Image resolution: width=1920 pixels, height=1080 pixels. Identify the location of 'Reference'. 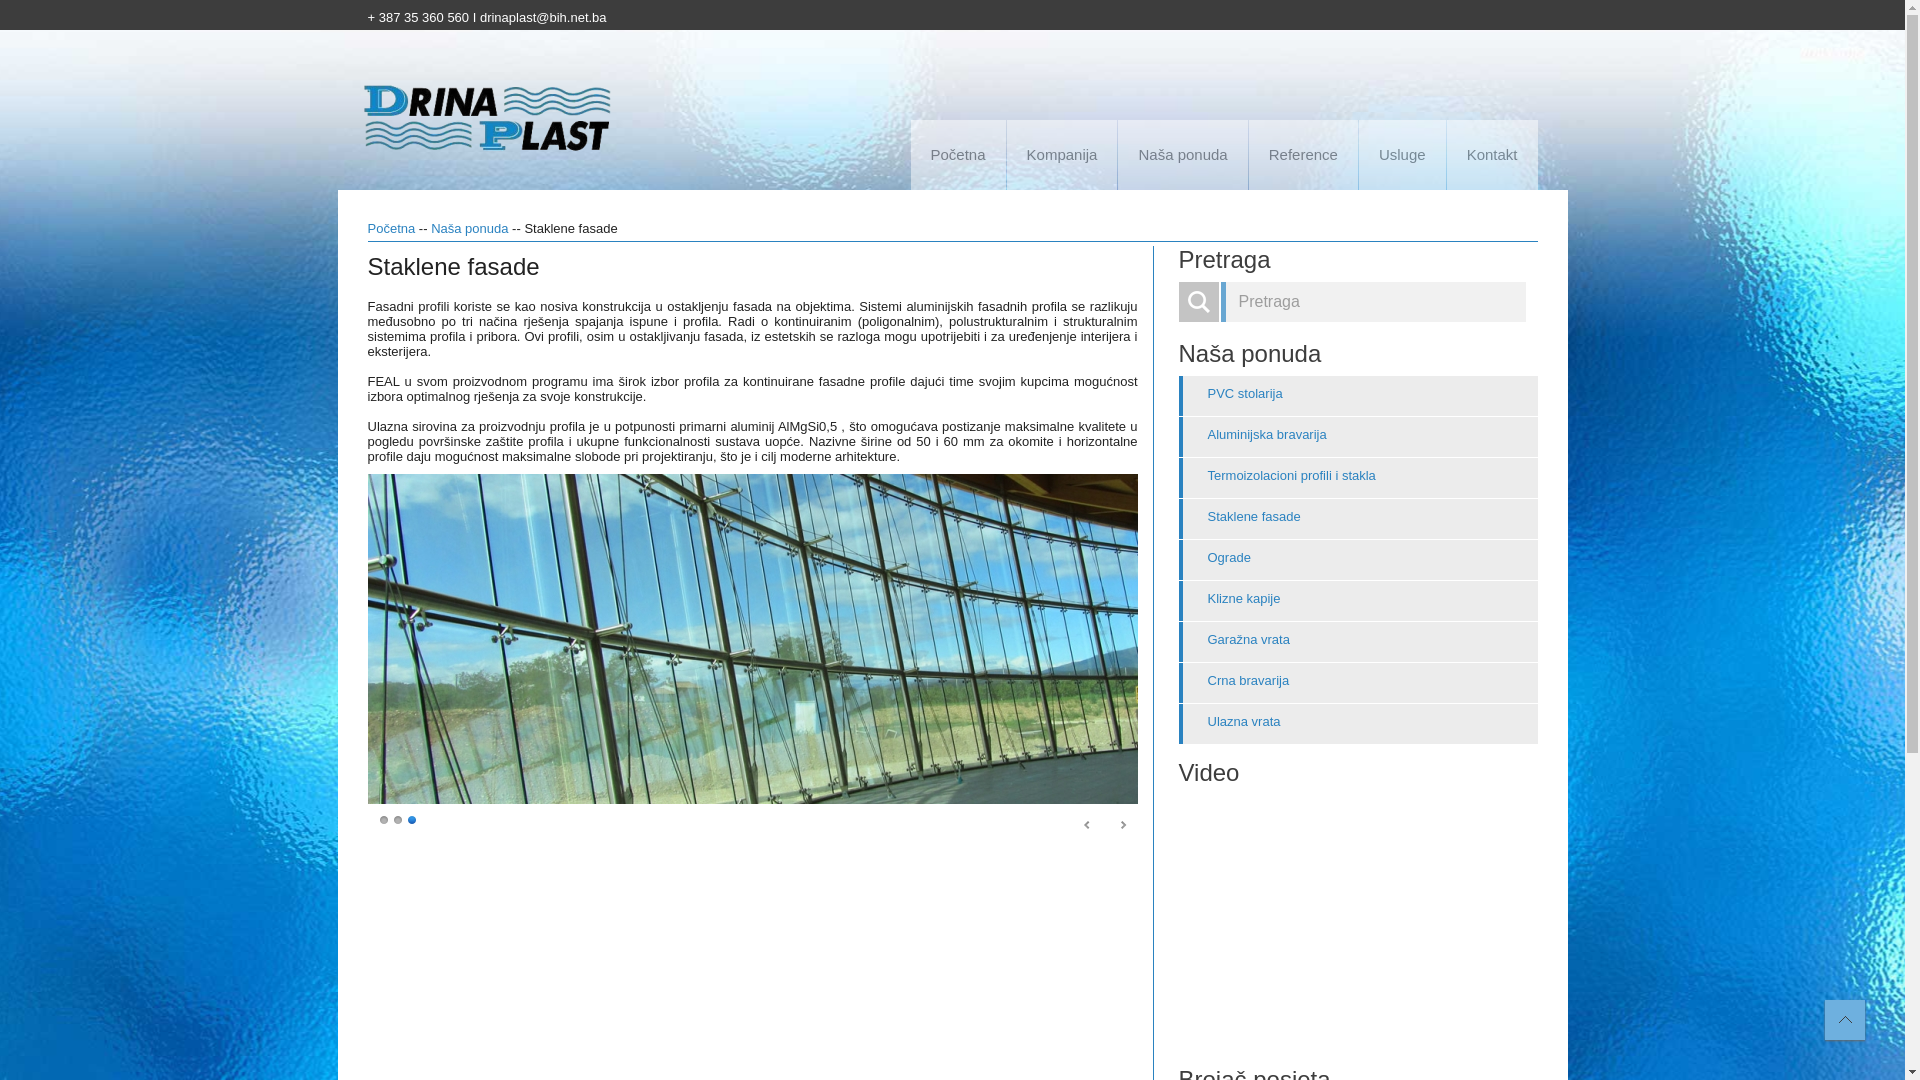
(1247, 153).